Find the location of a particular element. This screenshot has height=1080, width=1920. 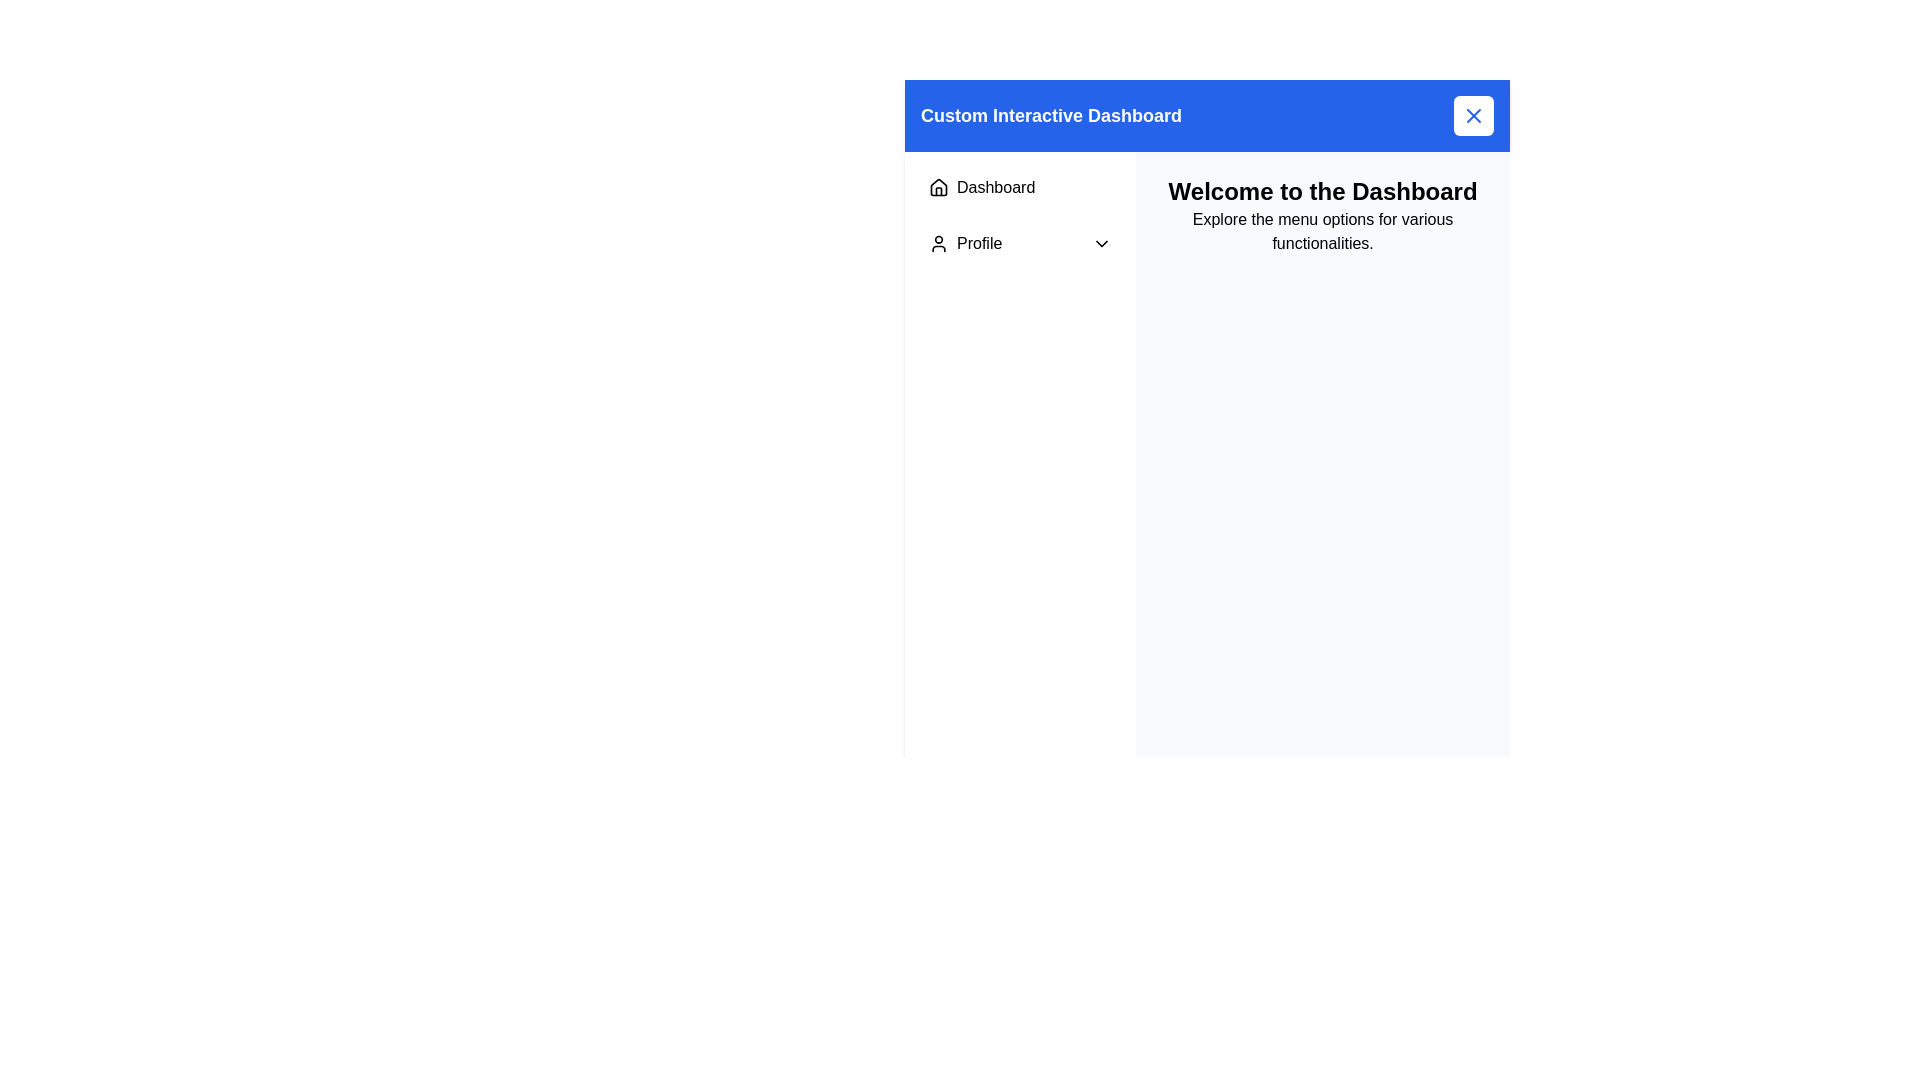

the user profile icon located in the left sidebar menu is located at coordinates (938, 242).